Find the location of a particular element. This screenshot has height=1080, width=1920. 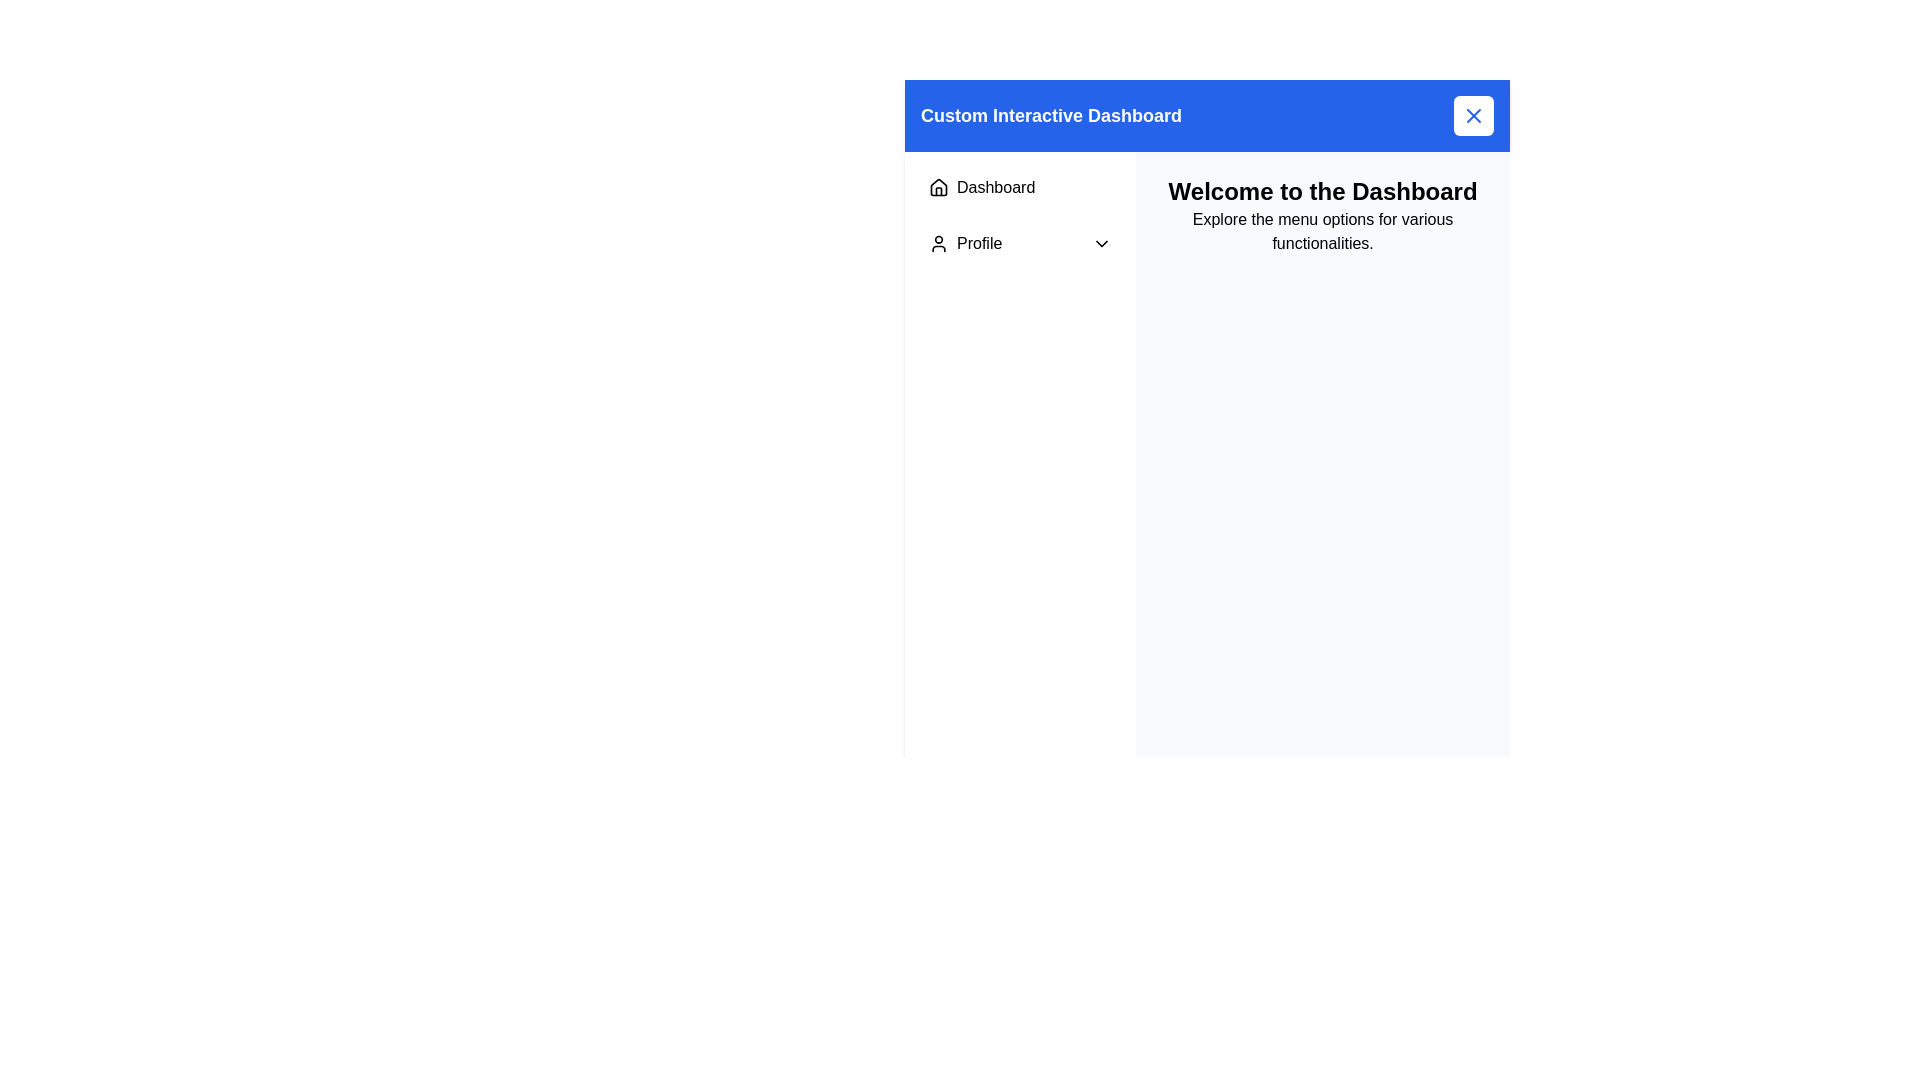

the user profile icon located in the left sidebar menu is located at coordinates (938, 242).